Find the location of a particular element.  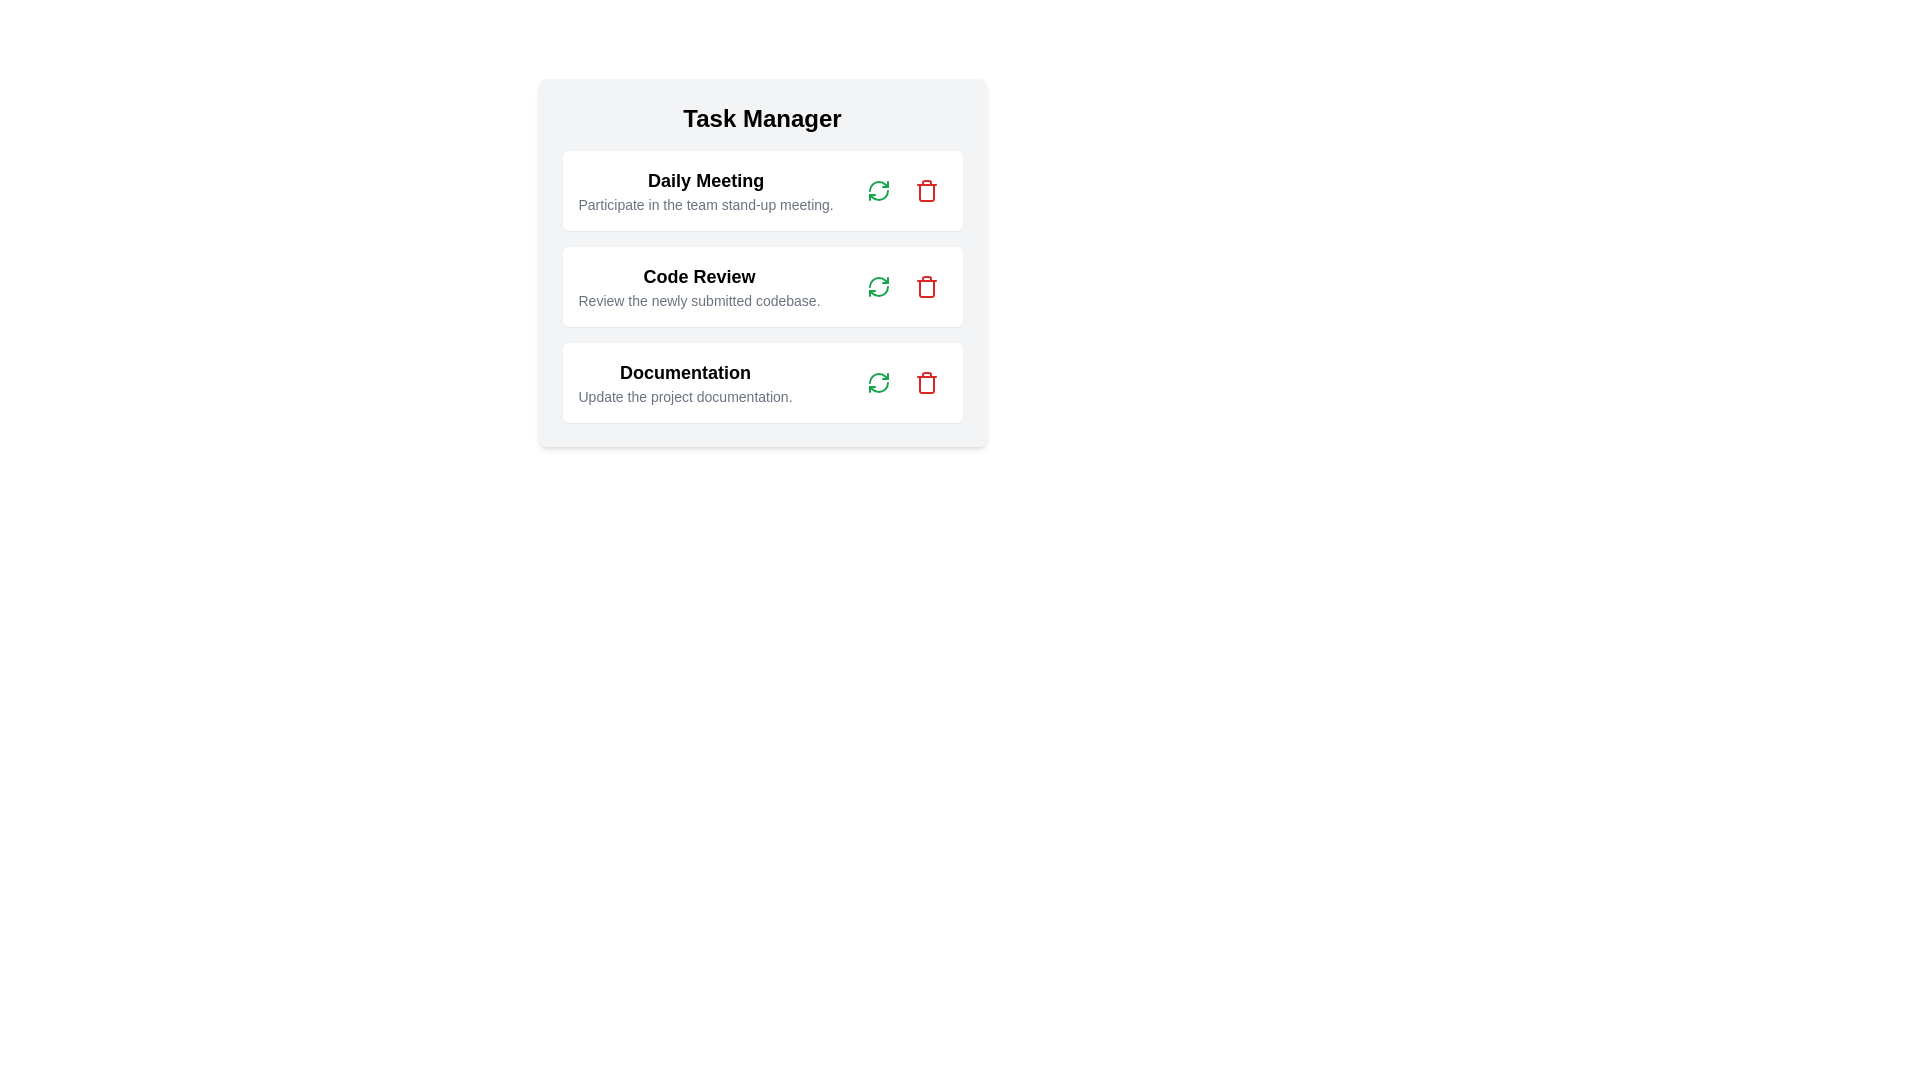

the refresh button with an icon located on the right-hand side of the 'Daily Meeting' task row is located at coordinates (878, 191).